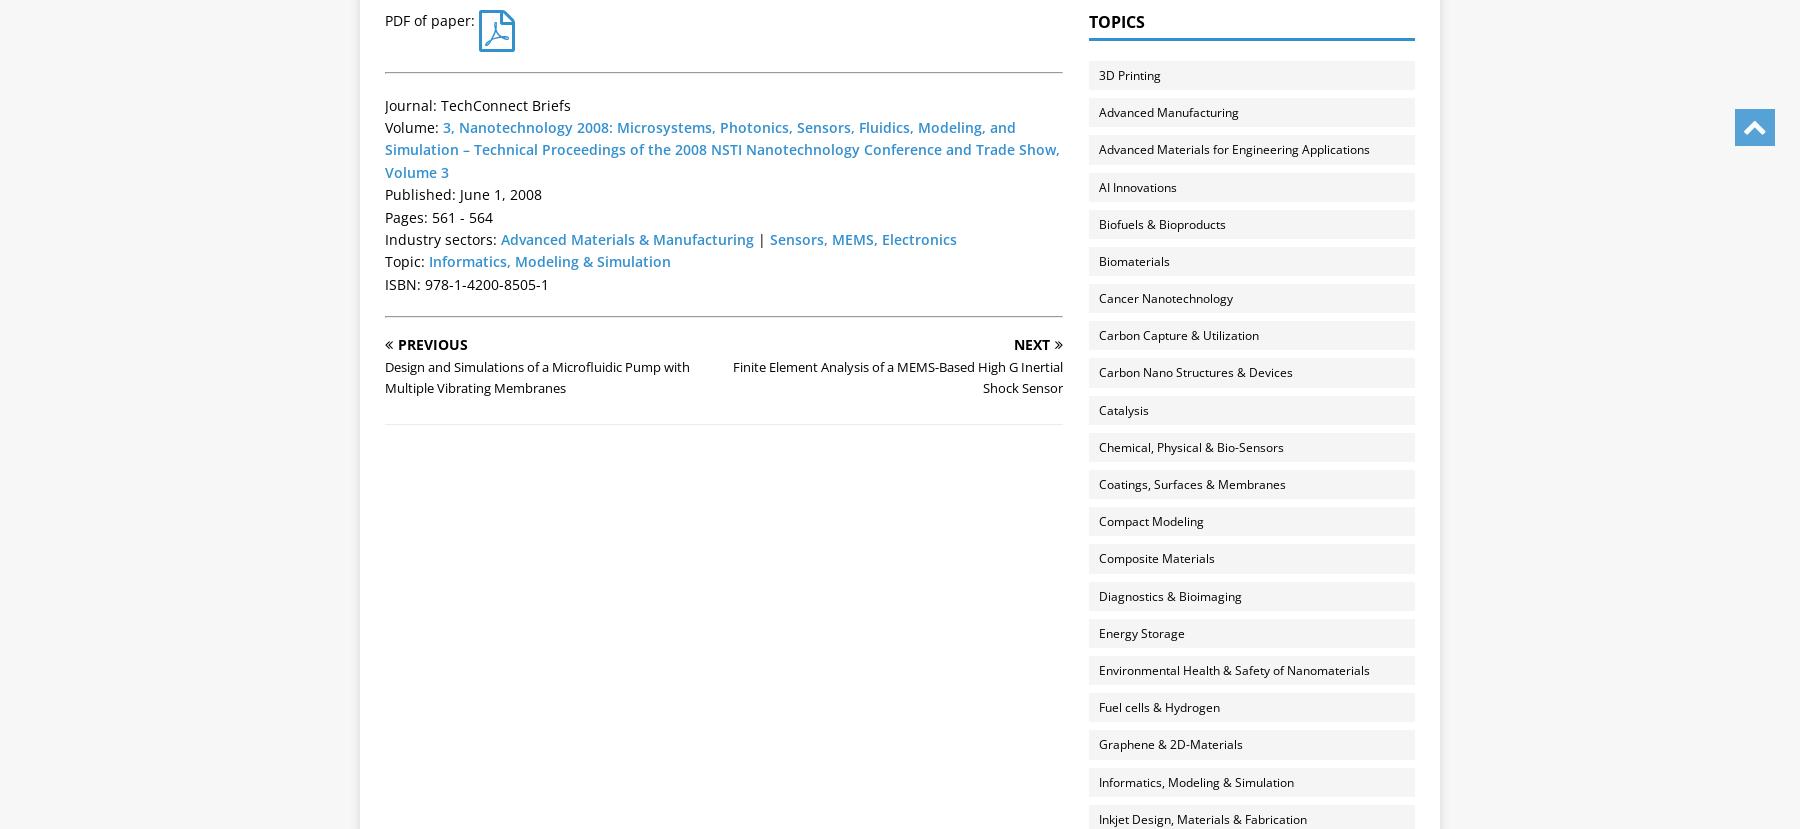 This screenshot has width=1800, height=829. I want to click on 'Sensors, MEMS, Electronics', so click(863, 238).